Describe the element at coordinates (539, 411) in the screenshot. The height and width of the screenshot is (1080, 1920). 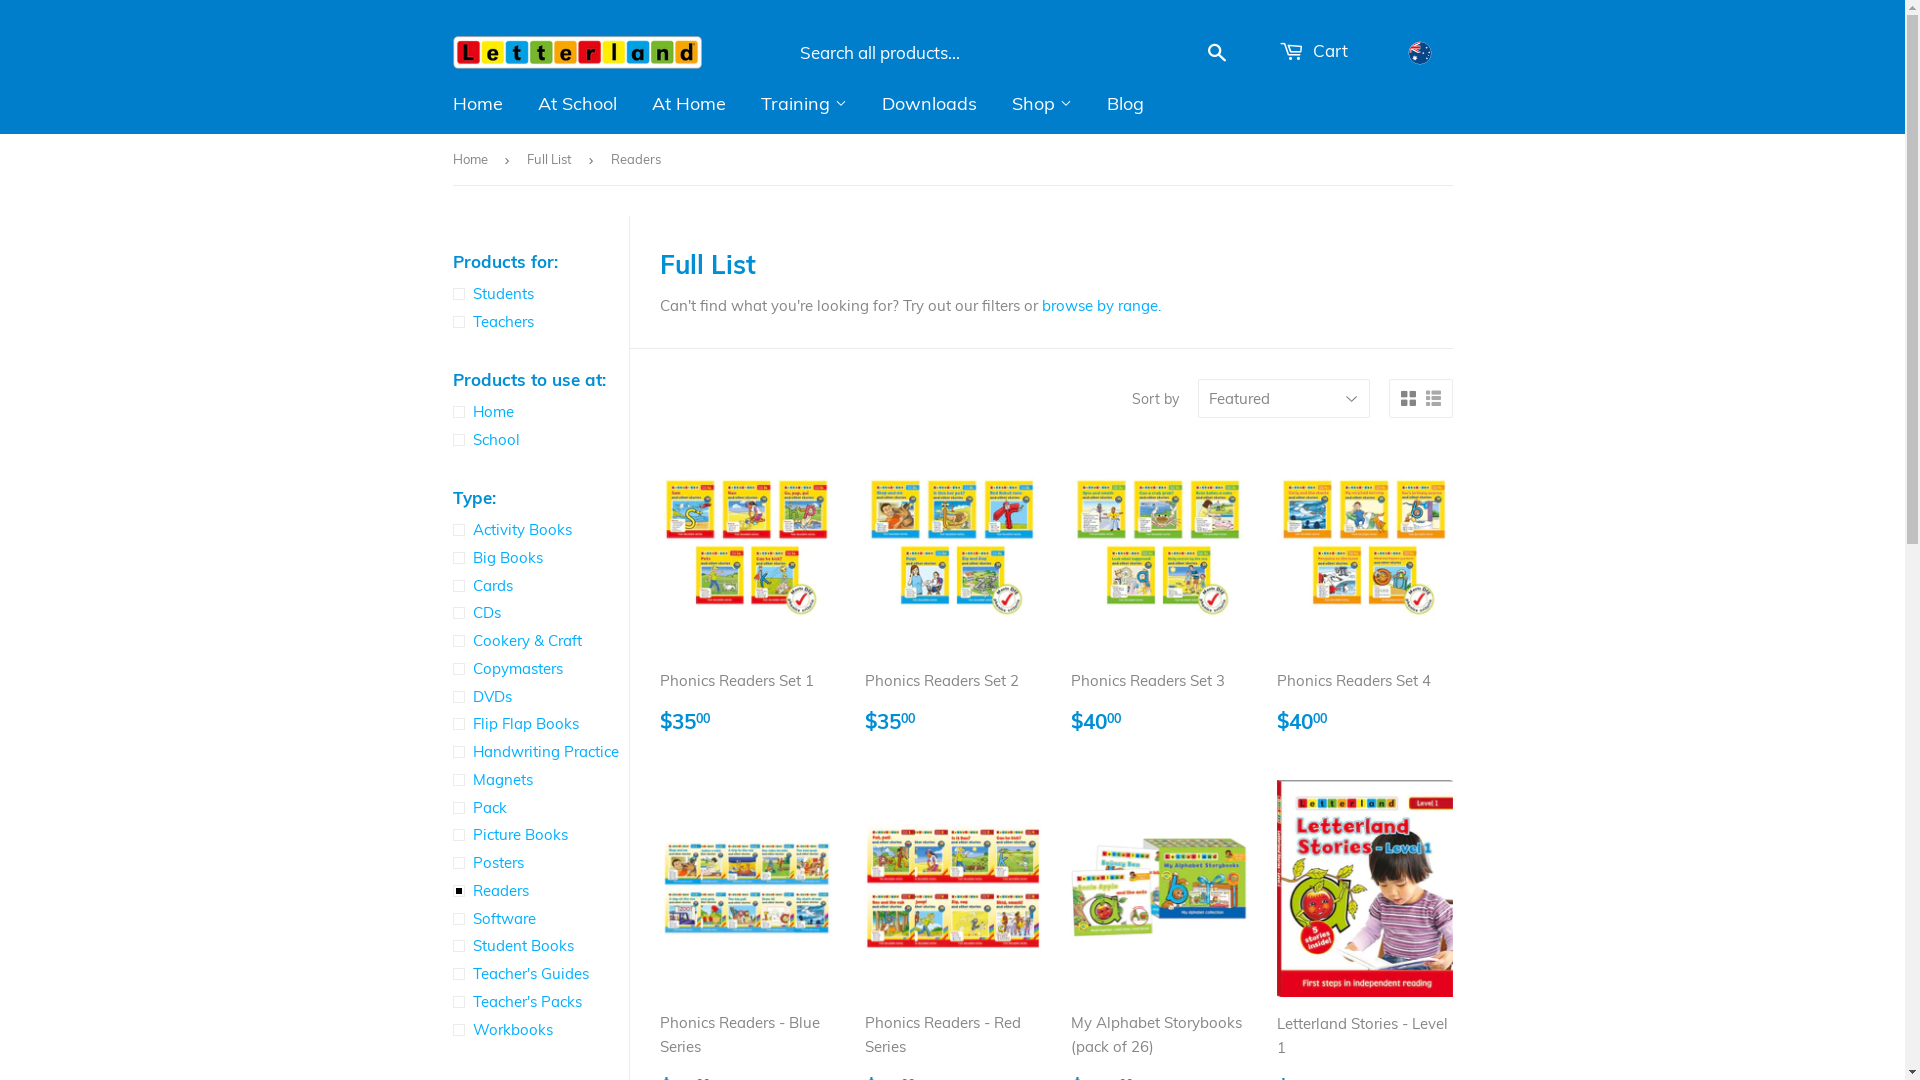
I see `'Home'` at that location.